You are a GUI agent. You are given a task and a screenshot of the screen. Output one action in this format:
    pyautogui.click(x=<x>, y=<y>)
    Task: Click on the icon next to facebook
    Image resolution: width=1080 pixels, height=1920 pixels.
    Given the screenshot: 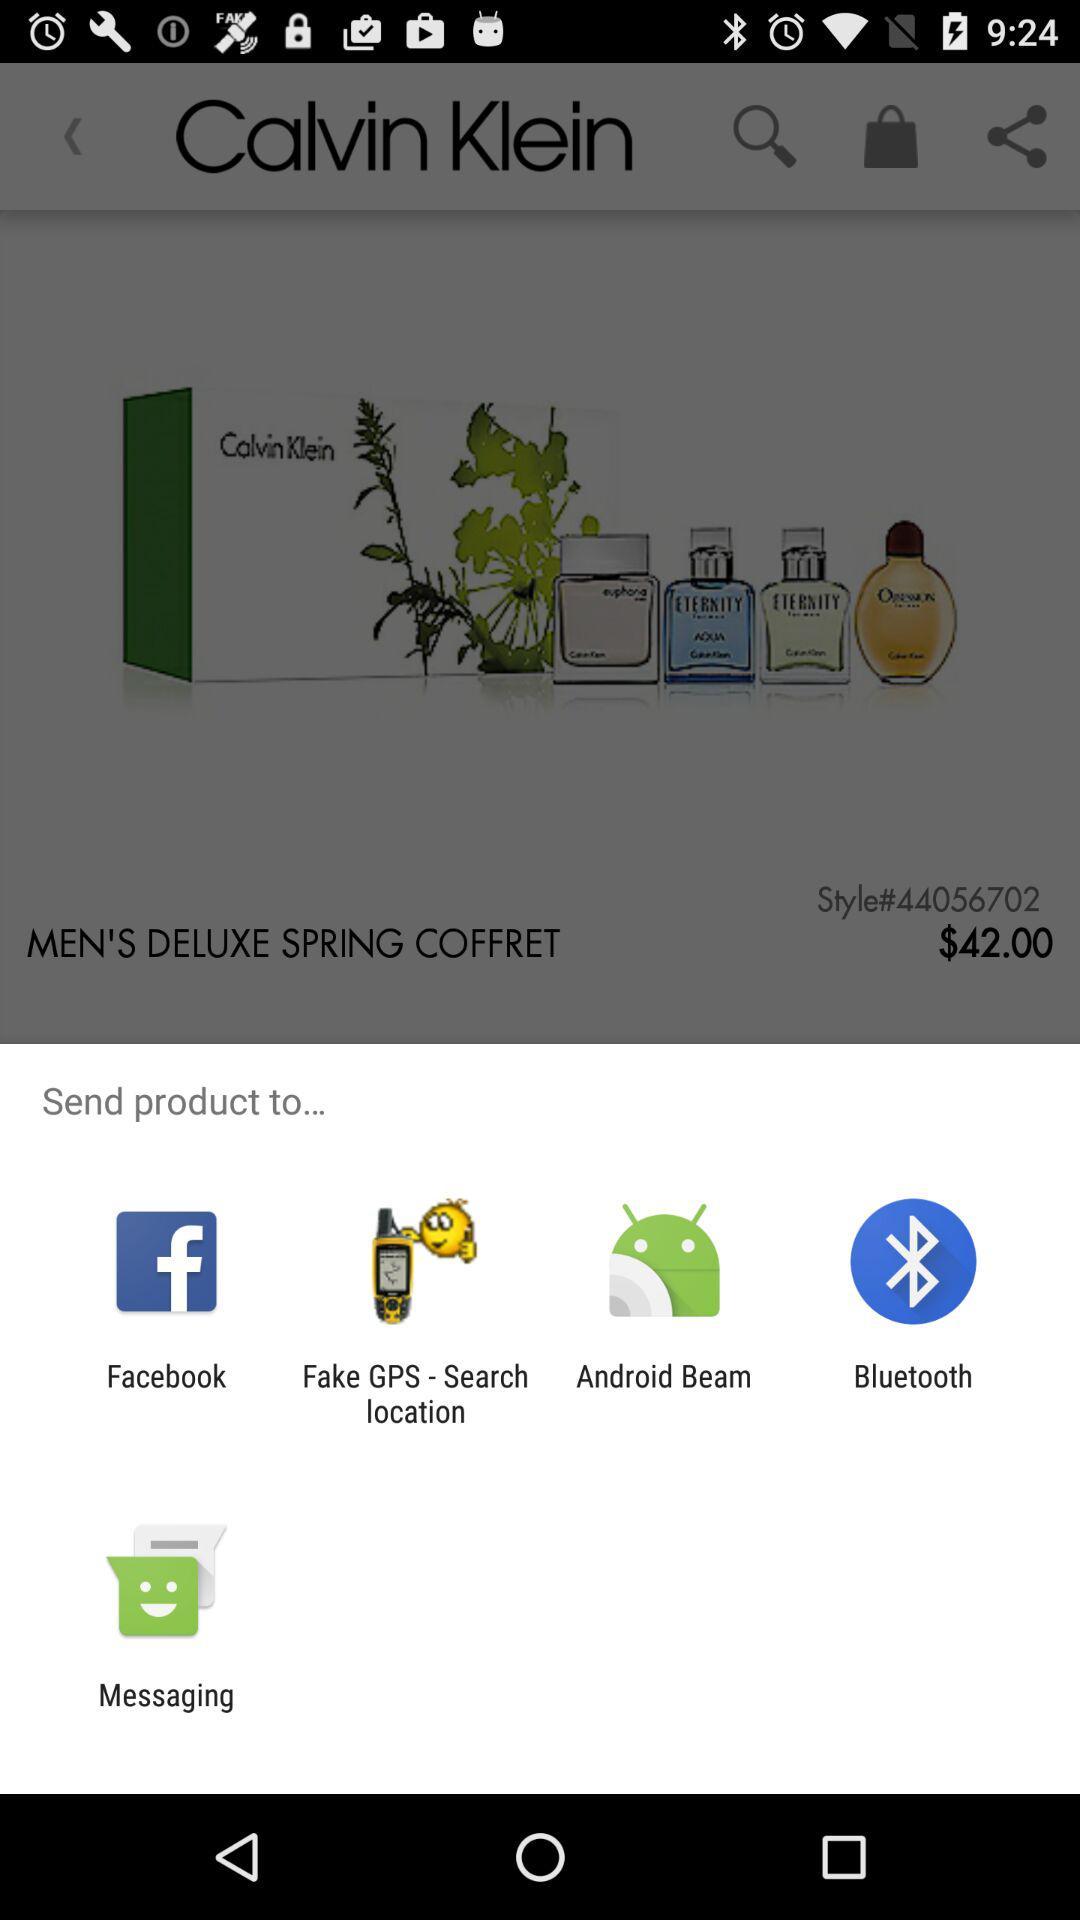 What is the action you would take?
    pyautogui.click(x=414, y=1392)
    